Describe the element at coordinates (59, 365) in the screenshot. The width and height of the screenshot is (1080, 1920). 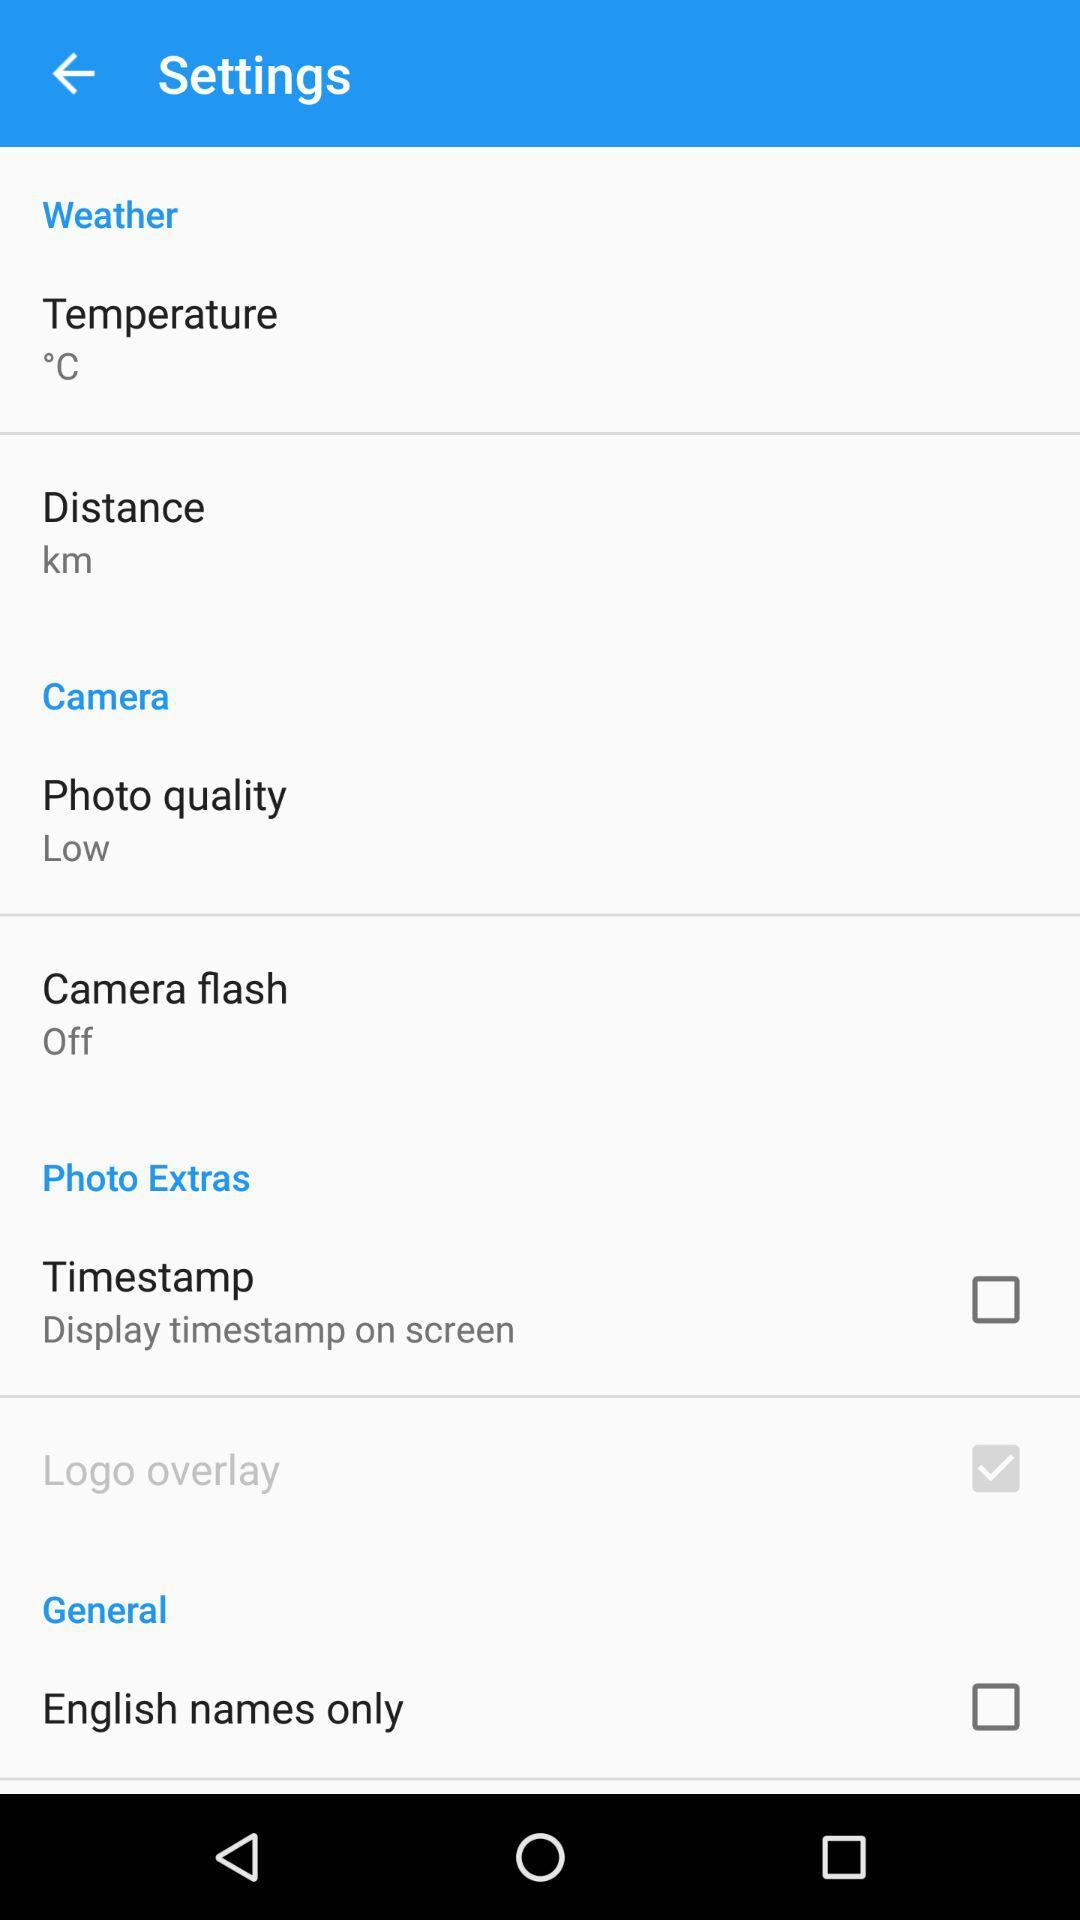
I see `app below the temperature app` at that location.